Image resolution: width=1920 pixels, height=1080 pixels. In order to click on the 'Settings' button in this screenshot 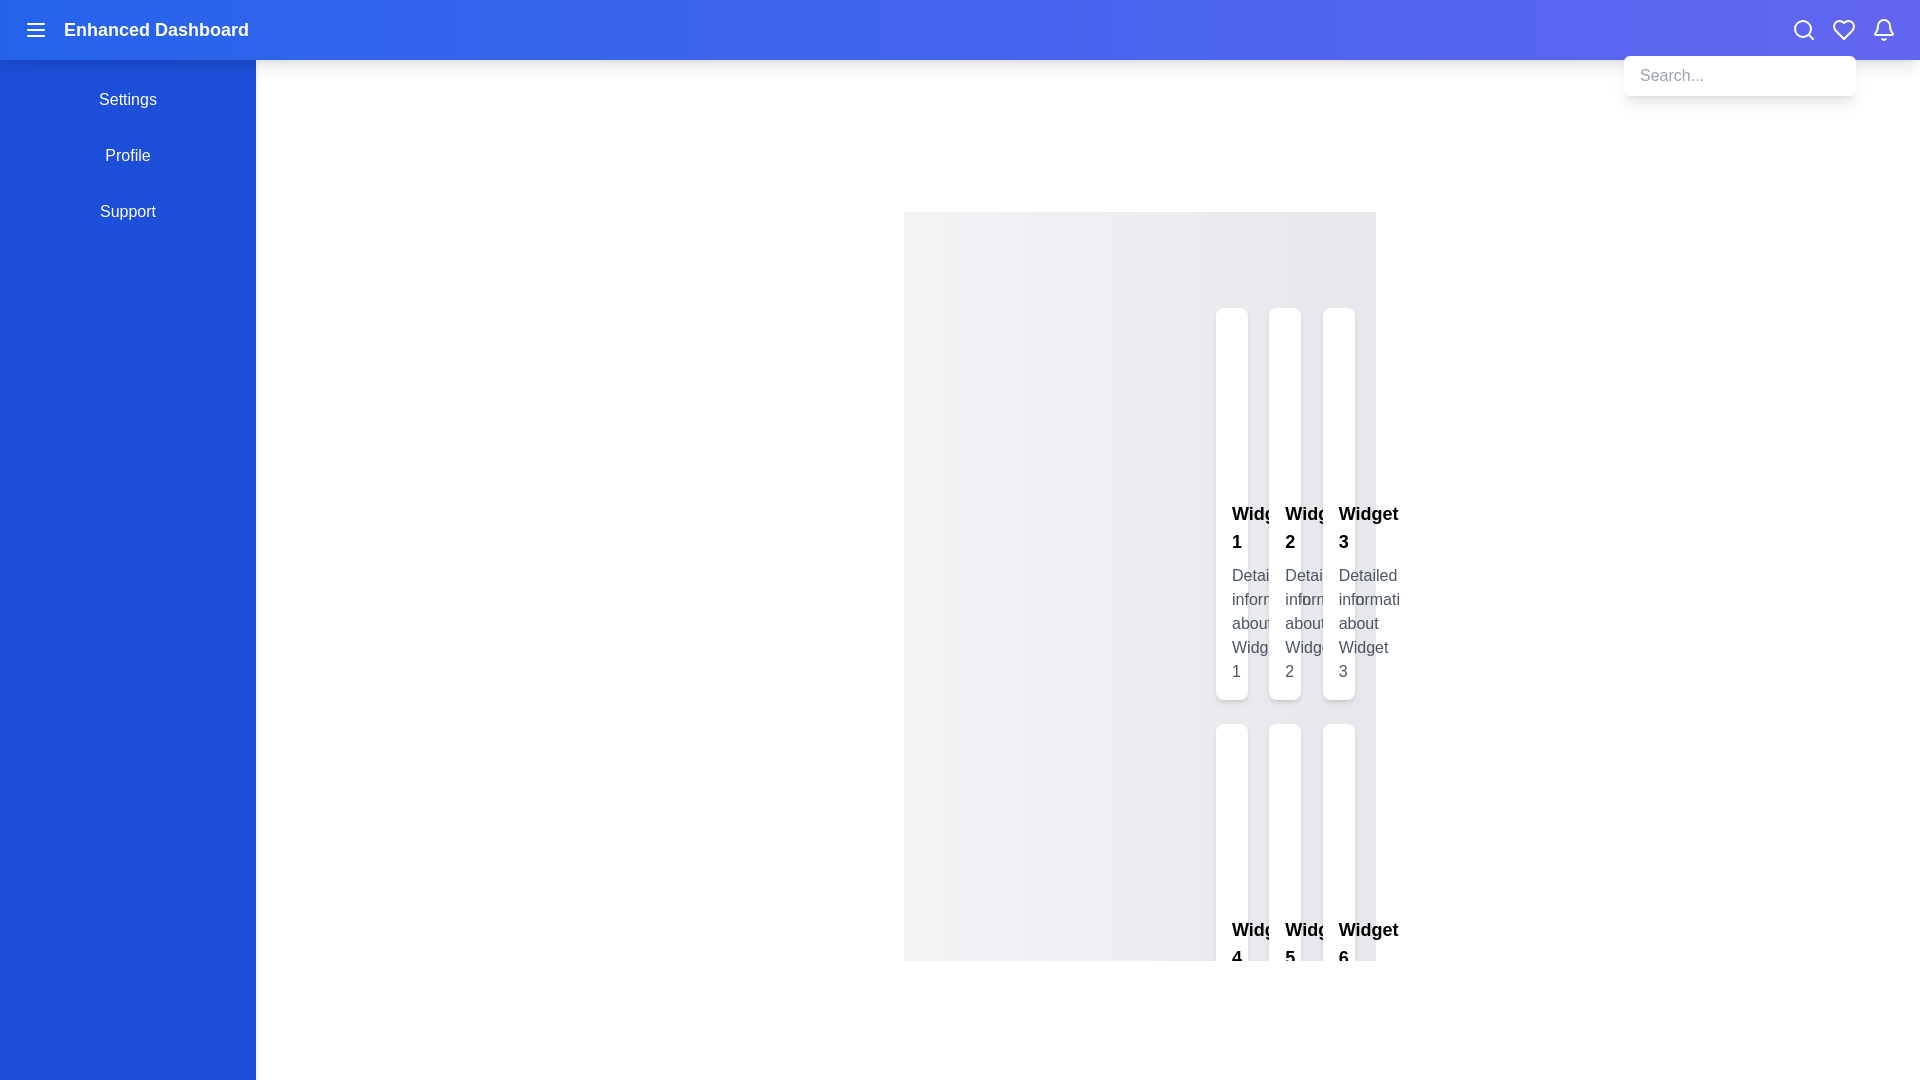, I will do `click(127, 100)`.